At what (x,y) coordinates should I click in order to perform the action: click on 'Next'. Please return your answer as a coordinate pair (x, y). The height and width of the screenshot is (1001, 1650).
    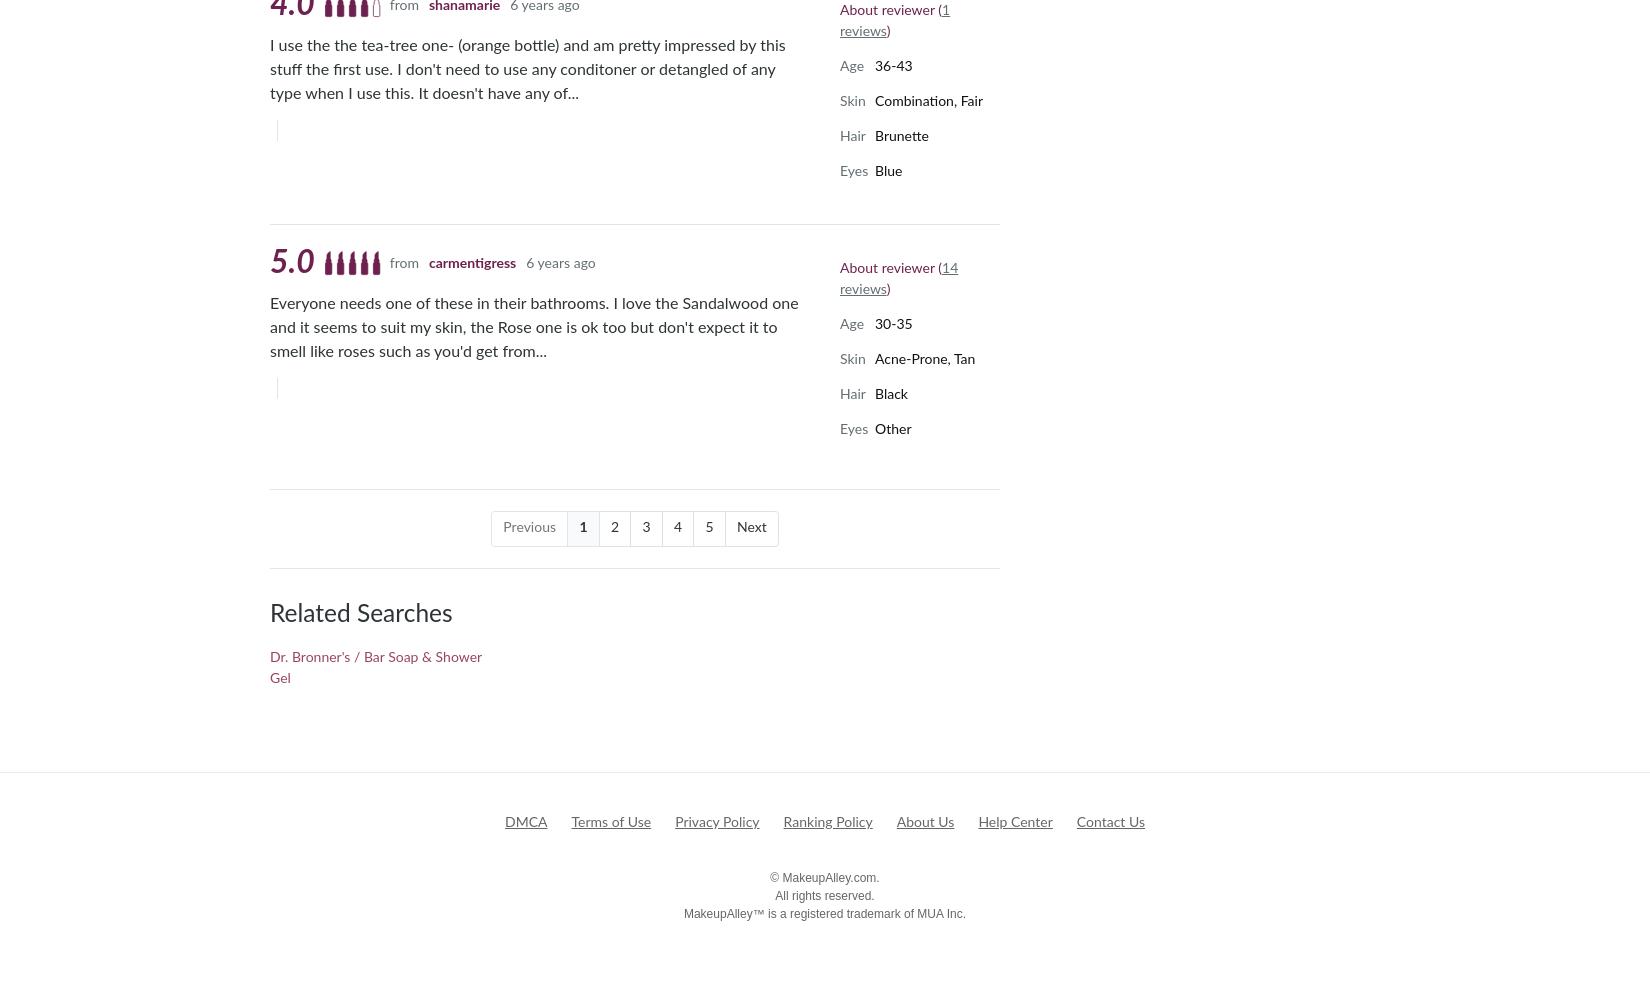
    Looking at the image, I should click on (750, 526).